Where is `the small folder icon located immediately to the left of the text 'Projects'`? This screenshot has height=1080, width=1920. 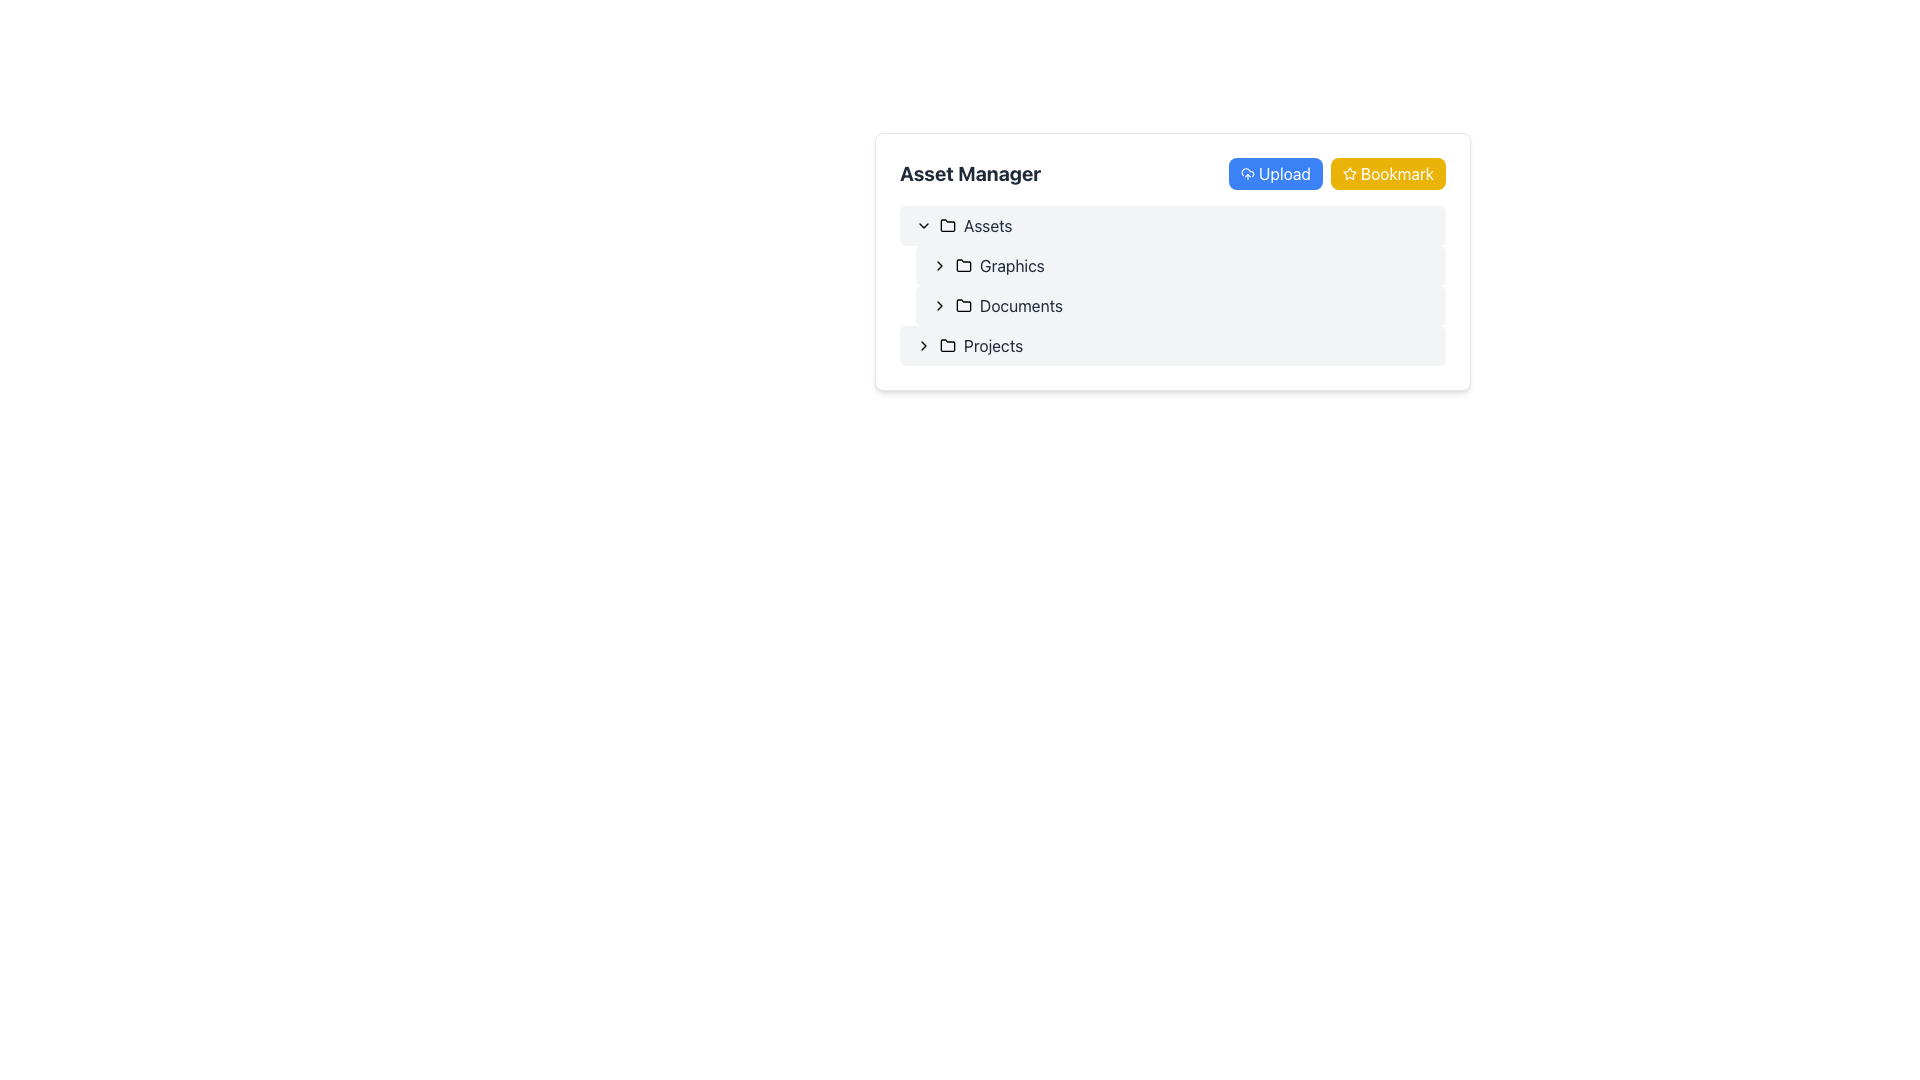
the small folder icon located immediately to the left of the text 'Projects' is located at coordinates (947, 345).